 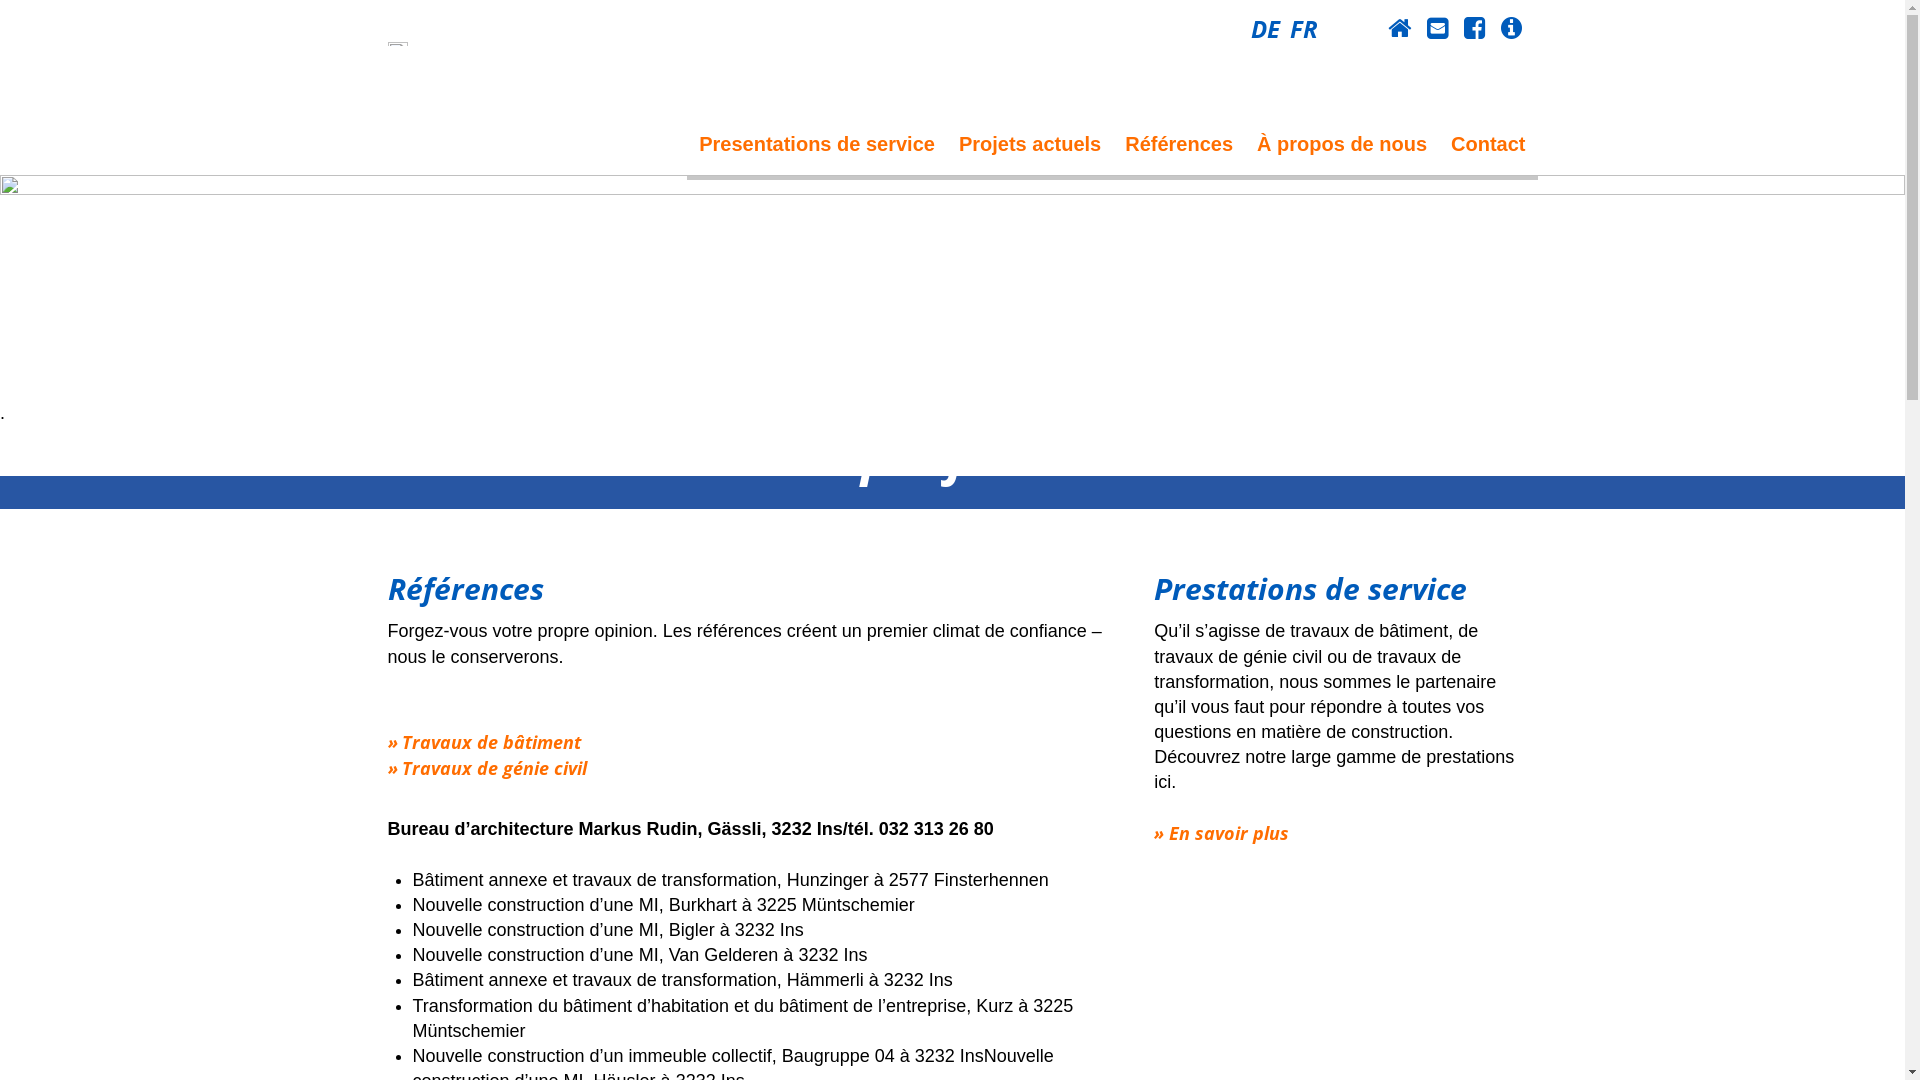 What do you see at coordinates (816, 143) in the screenshot?
I see `'Presentations de service'` at bounding box center [816, 143].